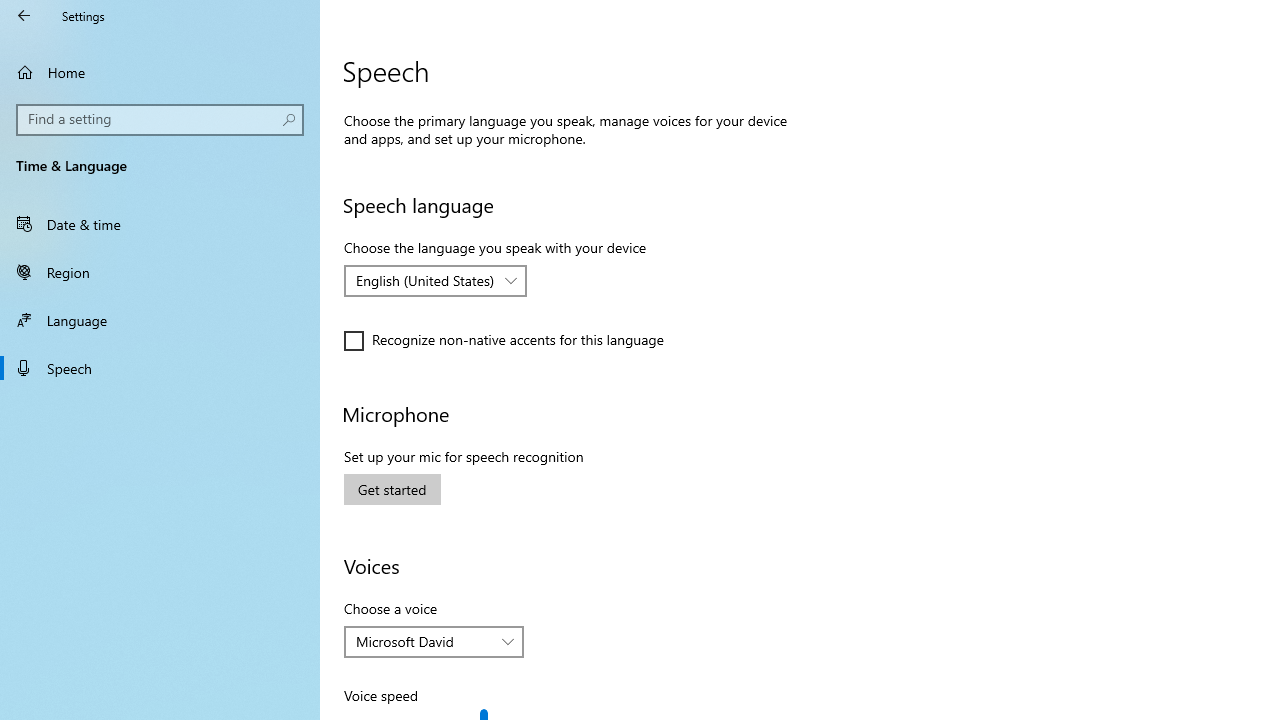 The image size is (1280, 720). What do you see at coordinates (160, 119) in the screenshot?
I see `'Search box, Find a setting'` at bounding box center [160, 119].